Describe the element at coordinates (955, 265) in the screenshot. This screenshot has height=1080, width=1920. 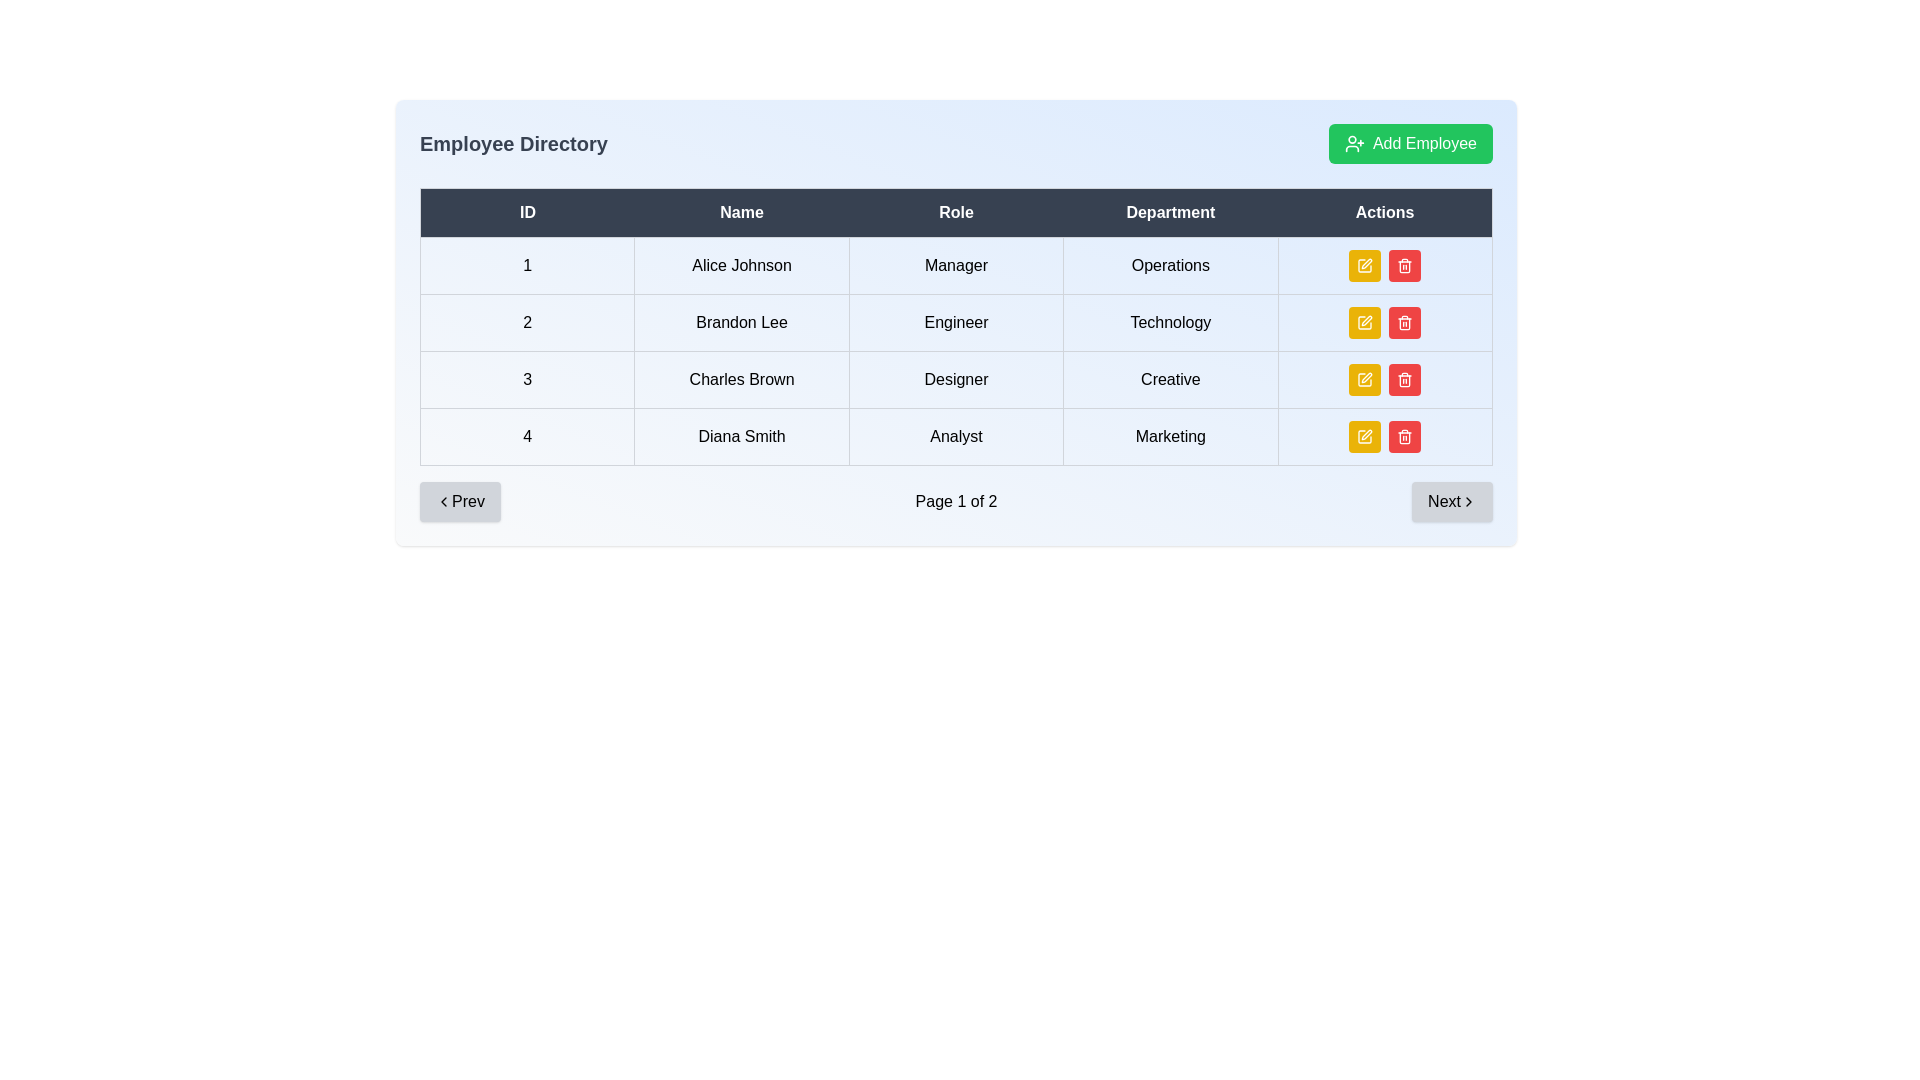
I see `the first row of the employee table that contains ID, Name, Role, Department, and Actions` at that location.